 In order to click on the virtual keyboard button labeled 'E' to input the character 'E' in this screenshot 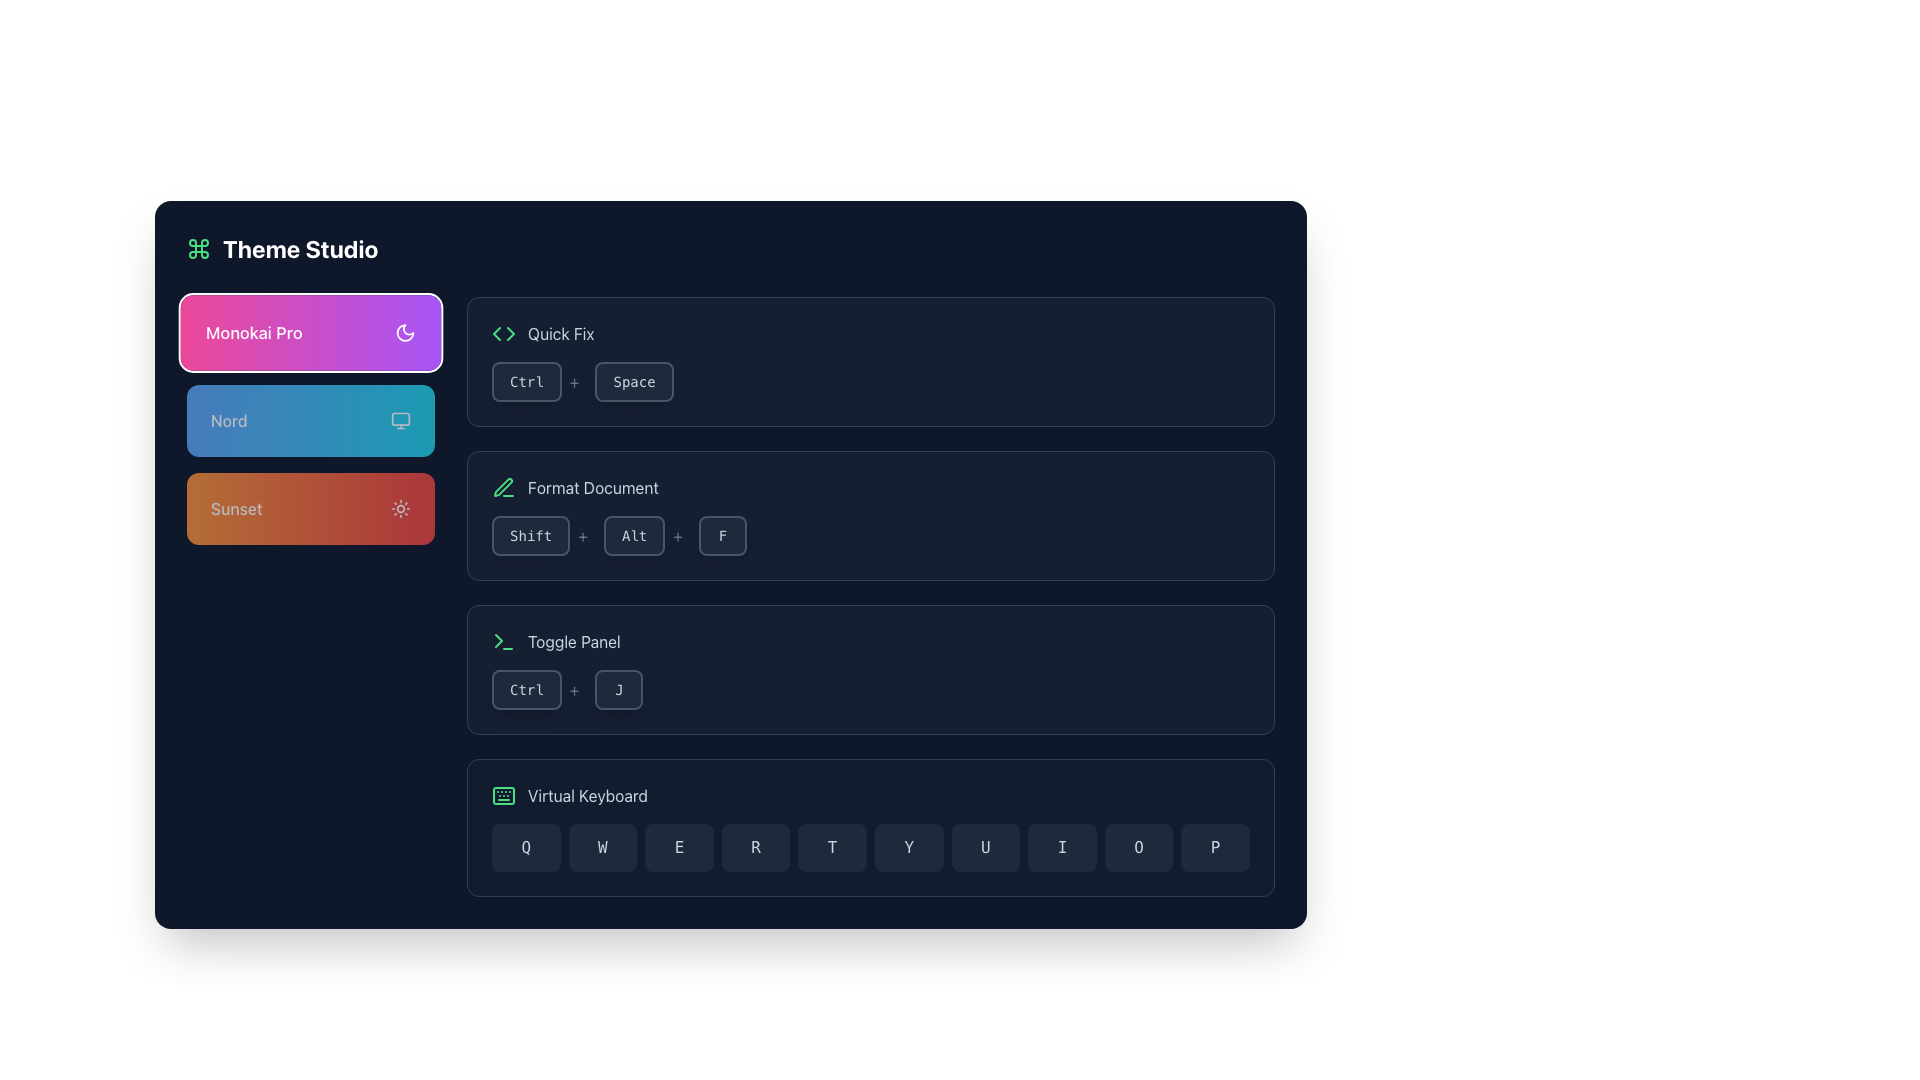, I will do `click(679, 848)`.